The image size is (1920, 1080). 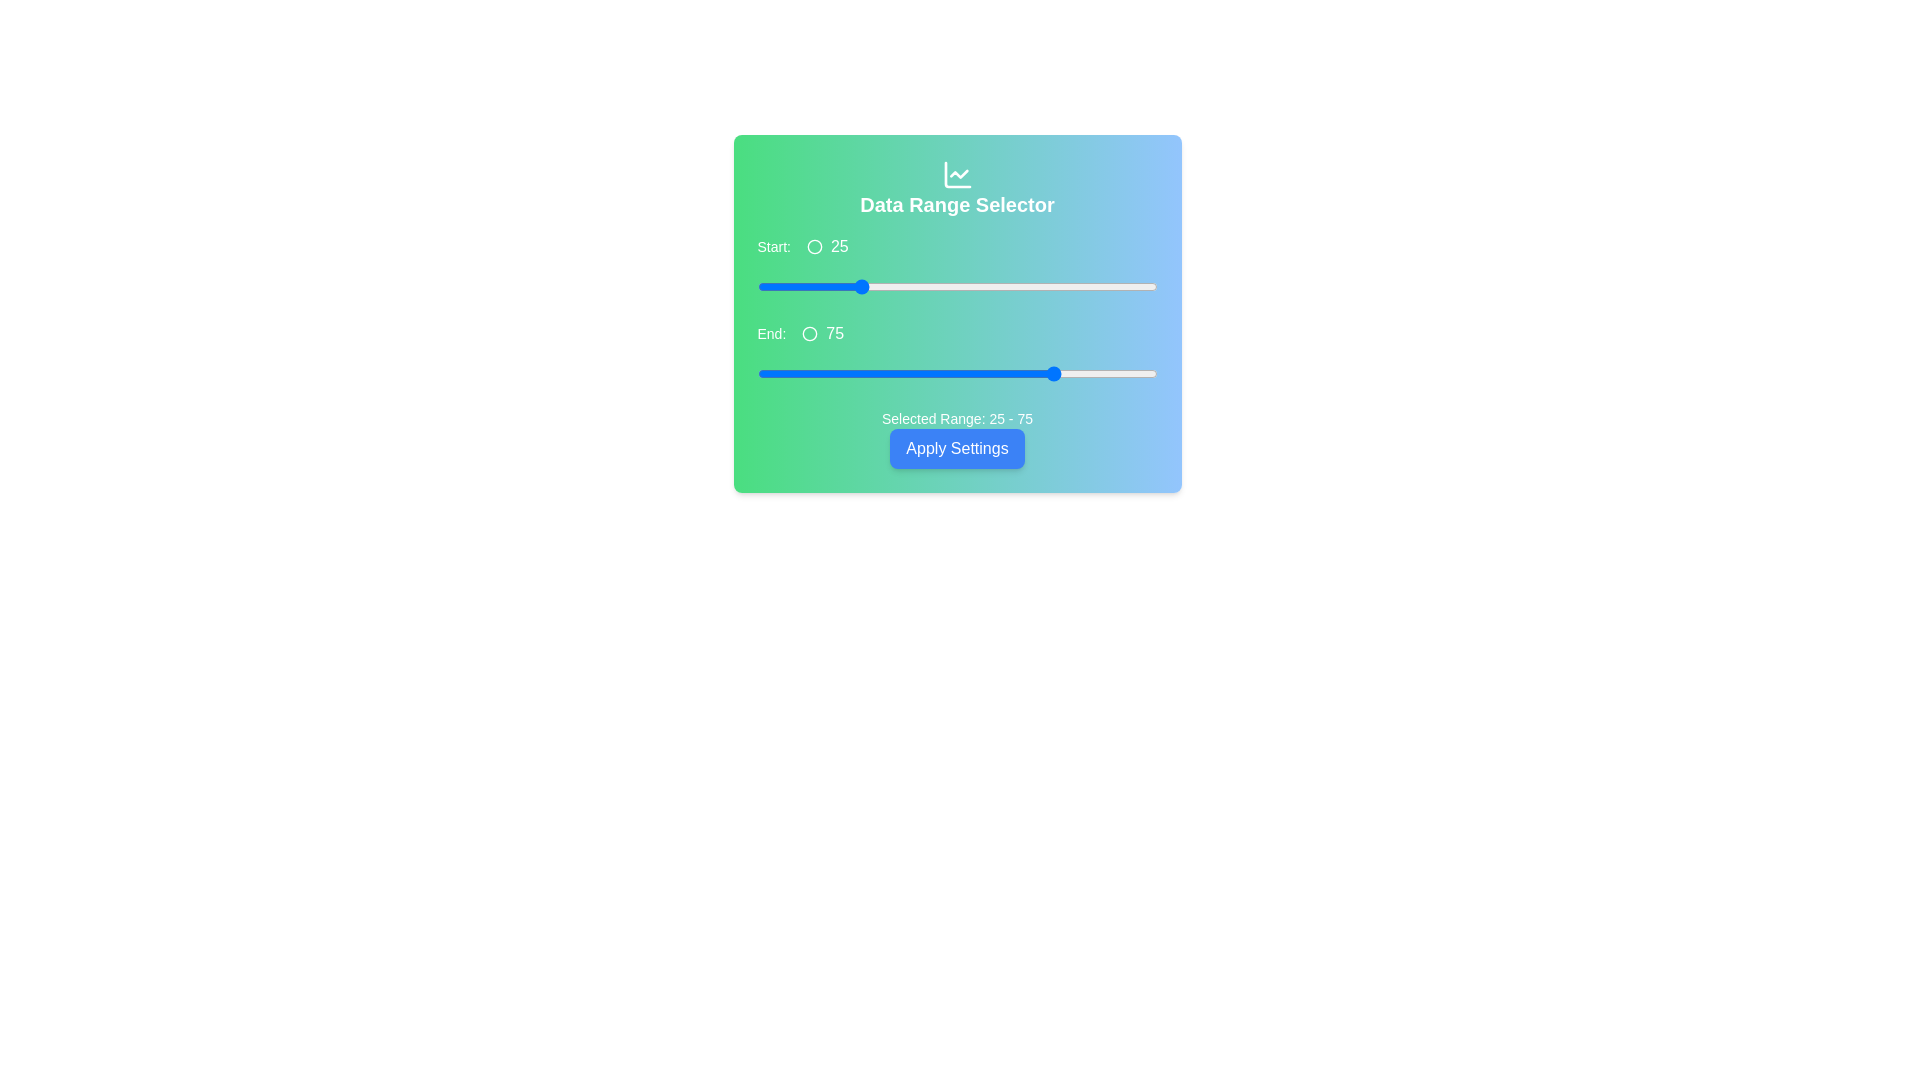 What do you see at coordinates (784, 286) in the screenshot?
I see `the slider` at bounding box center [784, 286].